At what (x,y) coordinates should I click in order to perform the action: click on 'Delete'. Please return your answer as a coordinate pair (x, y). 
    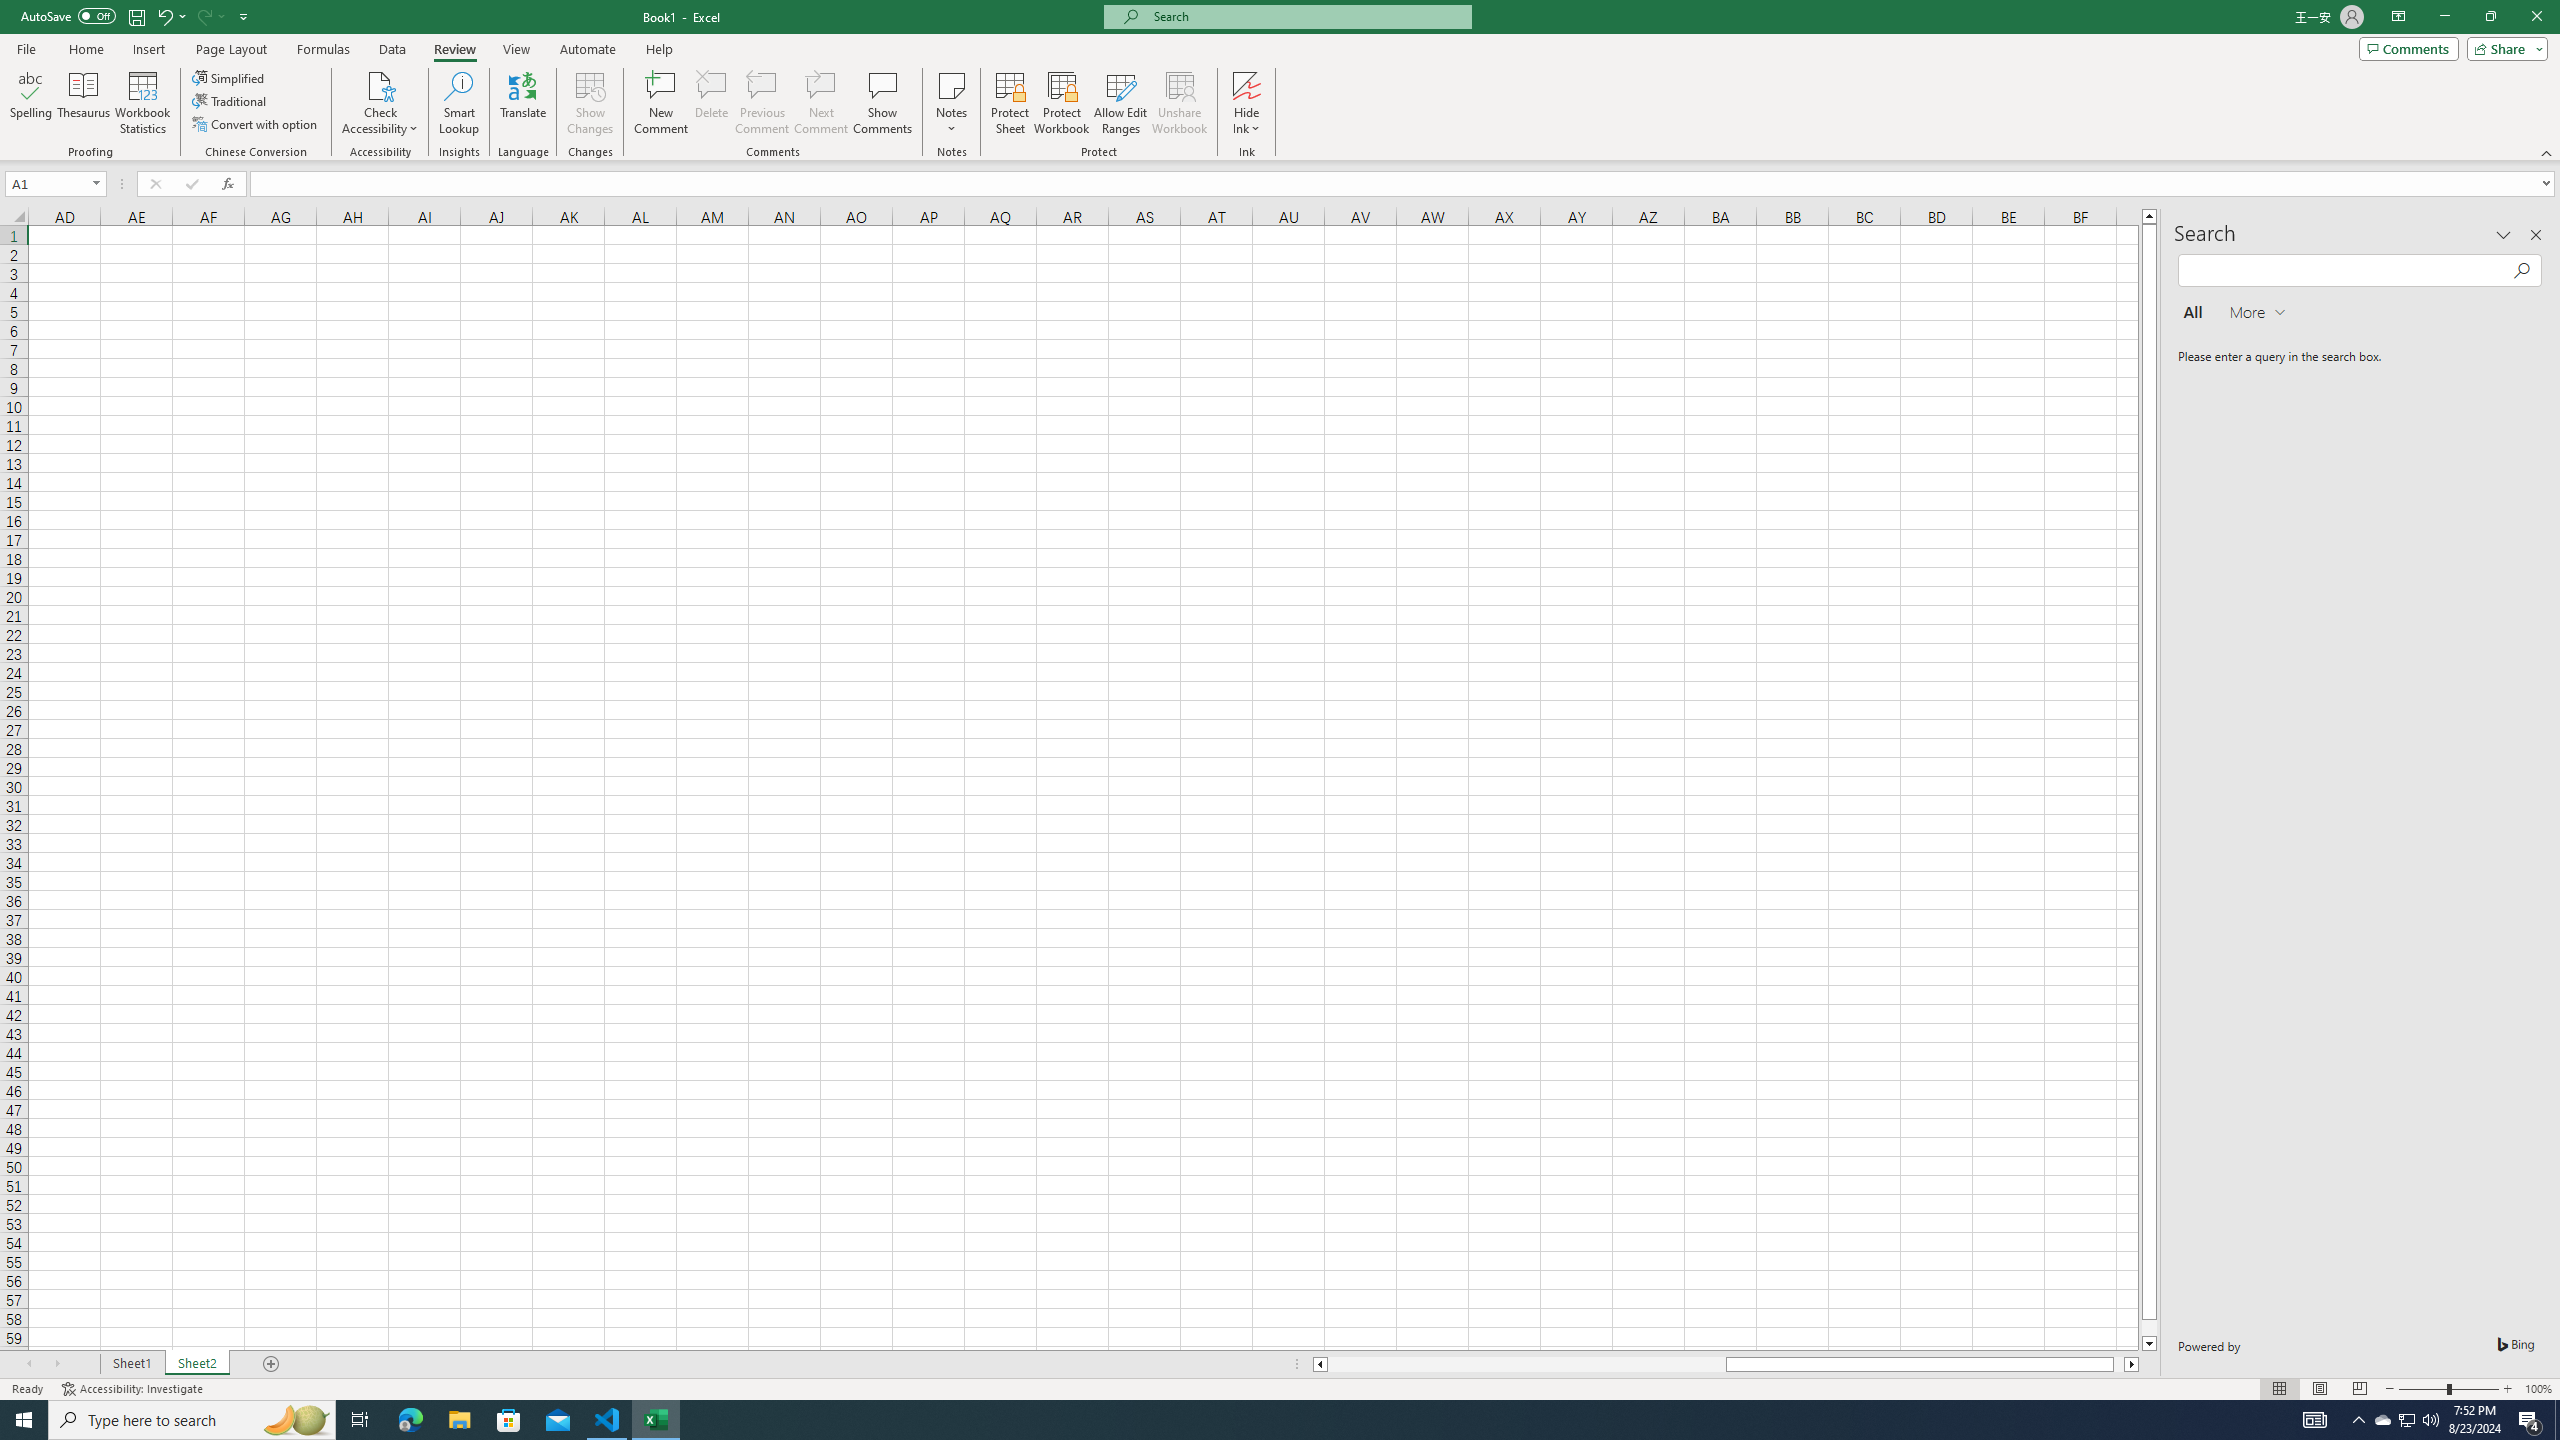
    Looking at the image, I should click on (710, 103).